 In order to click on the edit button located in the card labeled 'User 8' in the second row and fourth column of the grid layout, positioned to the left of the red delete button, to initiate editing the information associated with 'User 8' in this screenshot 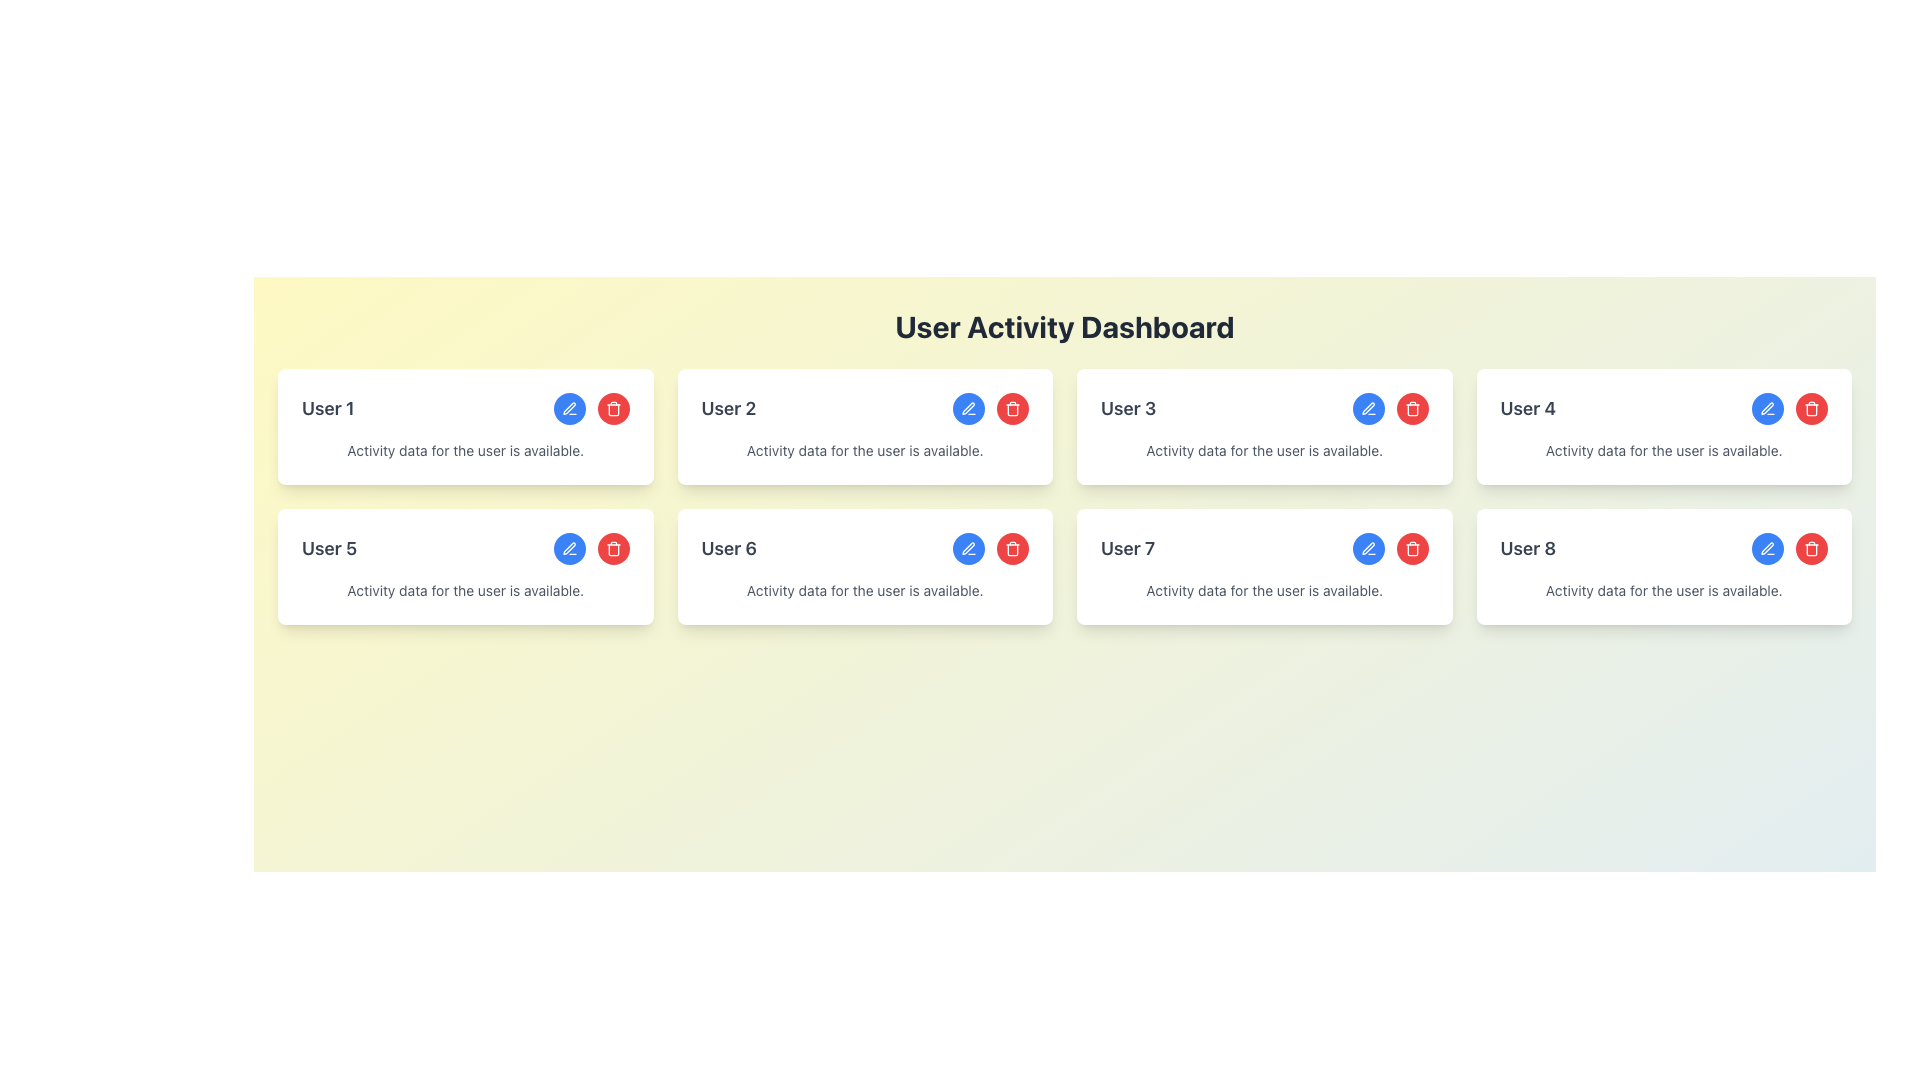, I will do `click(1767, 548)`.